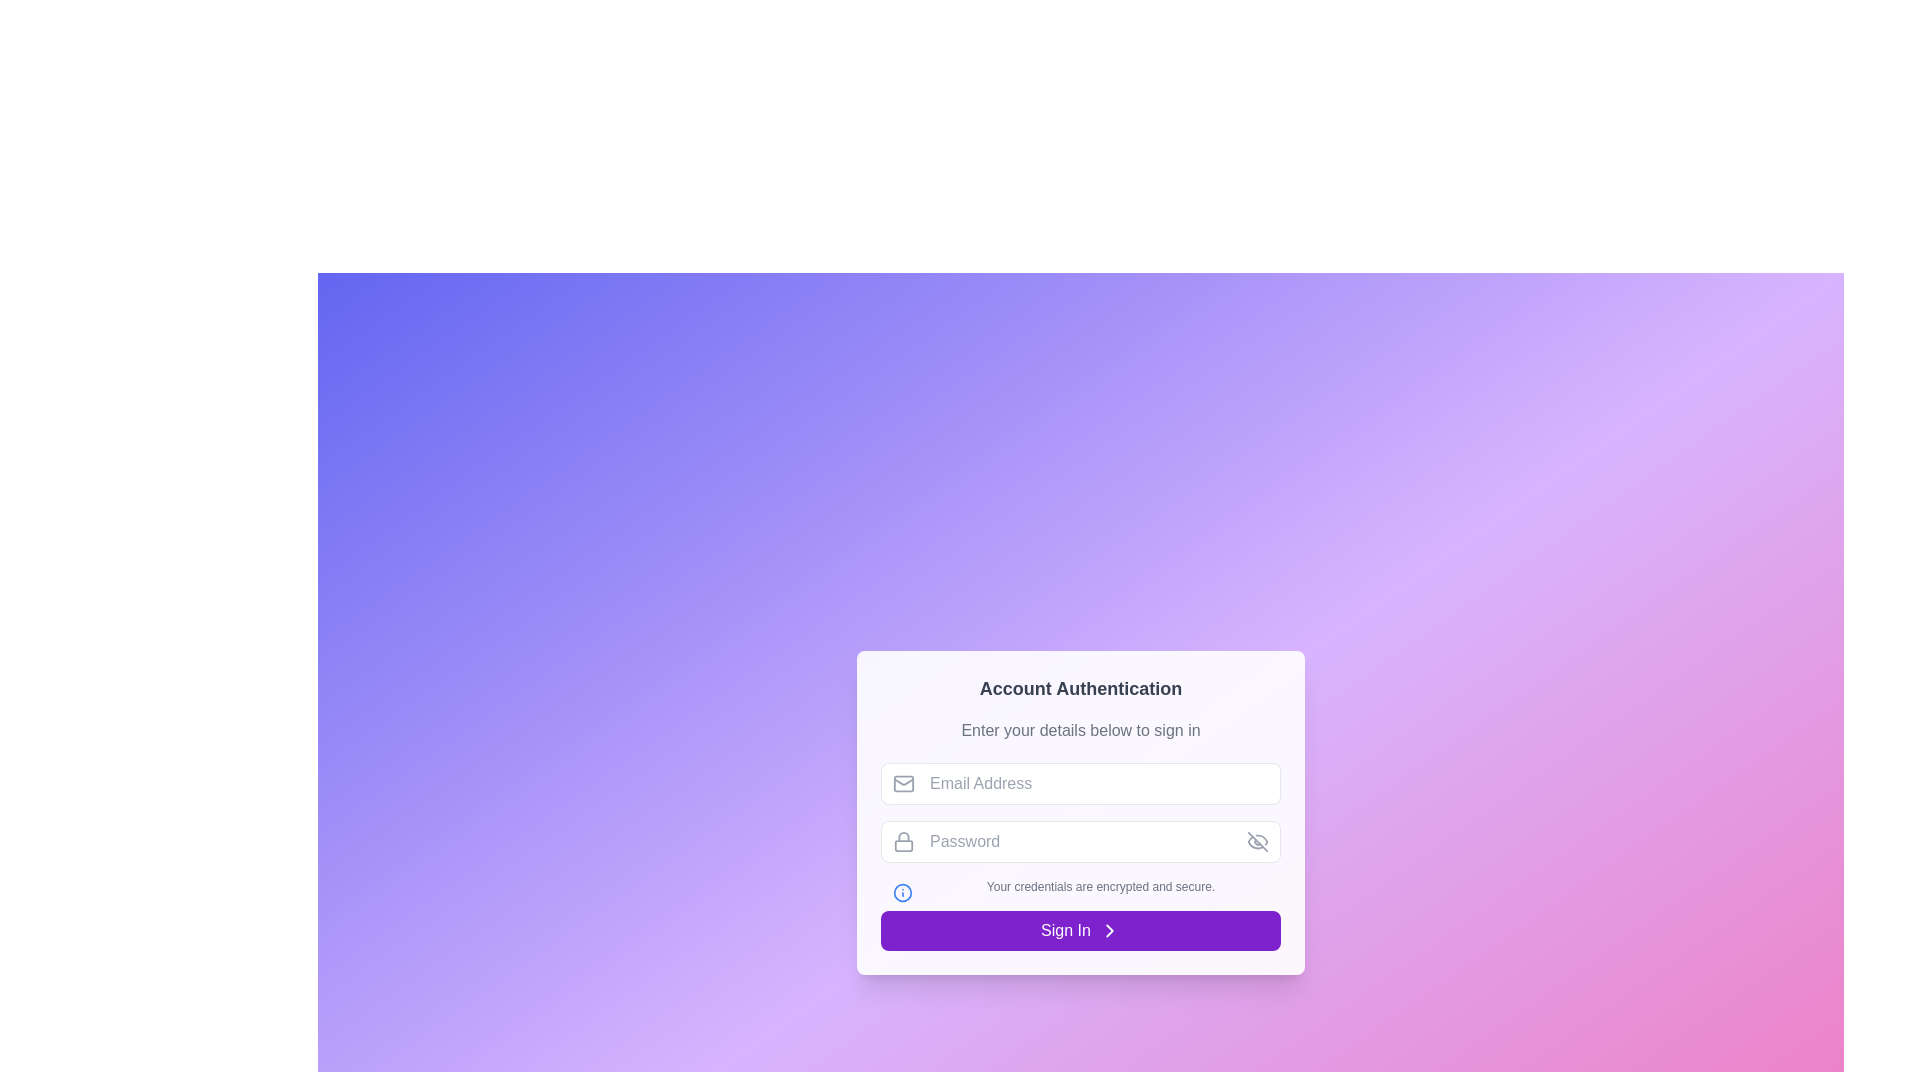  What do you see at coordinates (901, 892) in the screenshot?
I see `the informational icon located near the bottom of the form, to the left of the text 'Your credentials are encrypted and secure.'` at bounding box center [901, 892].